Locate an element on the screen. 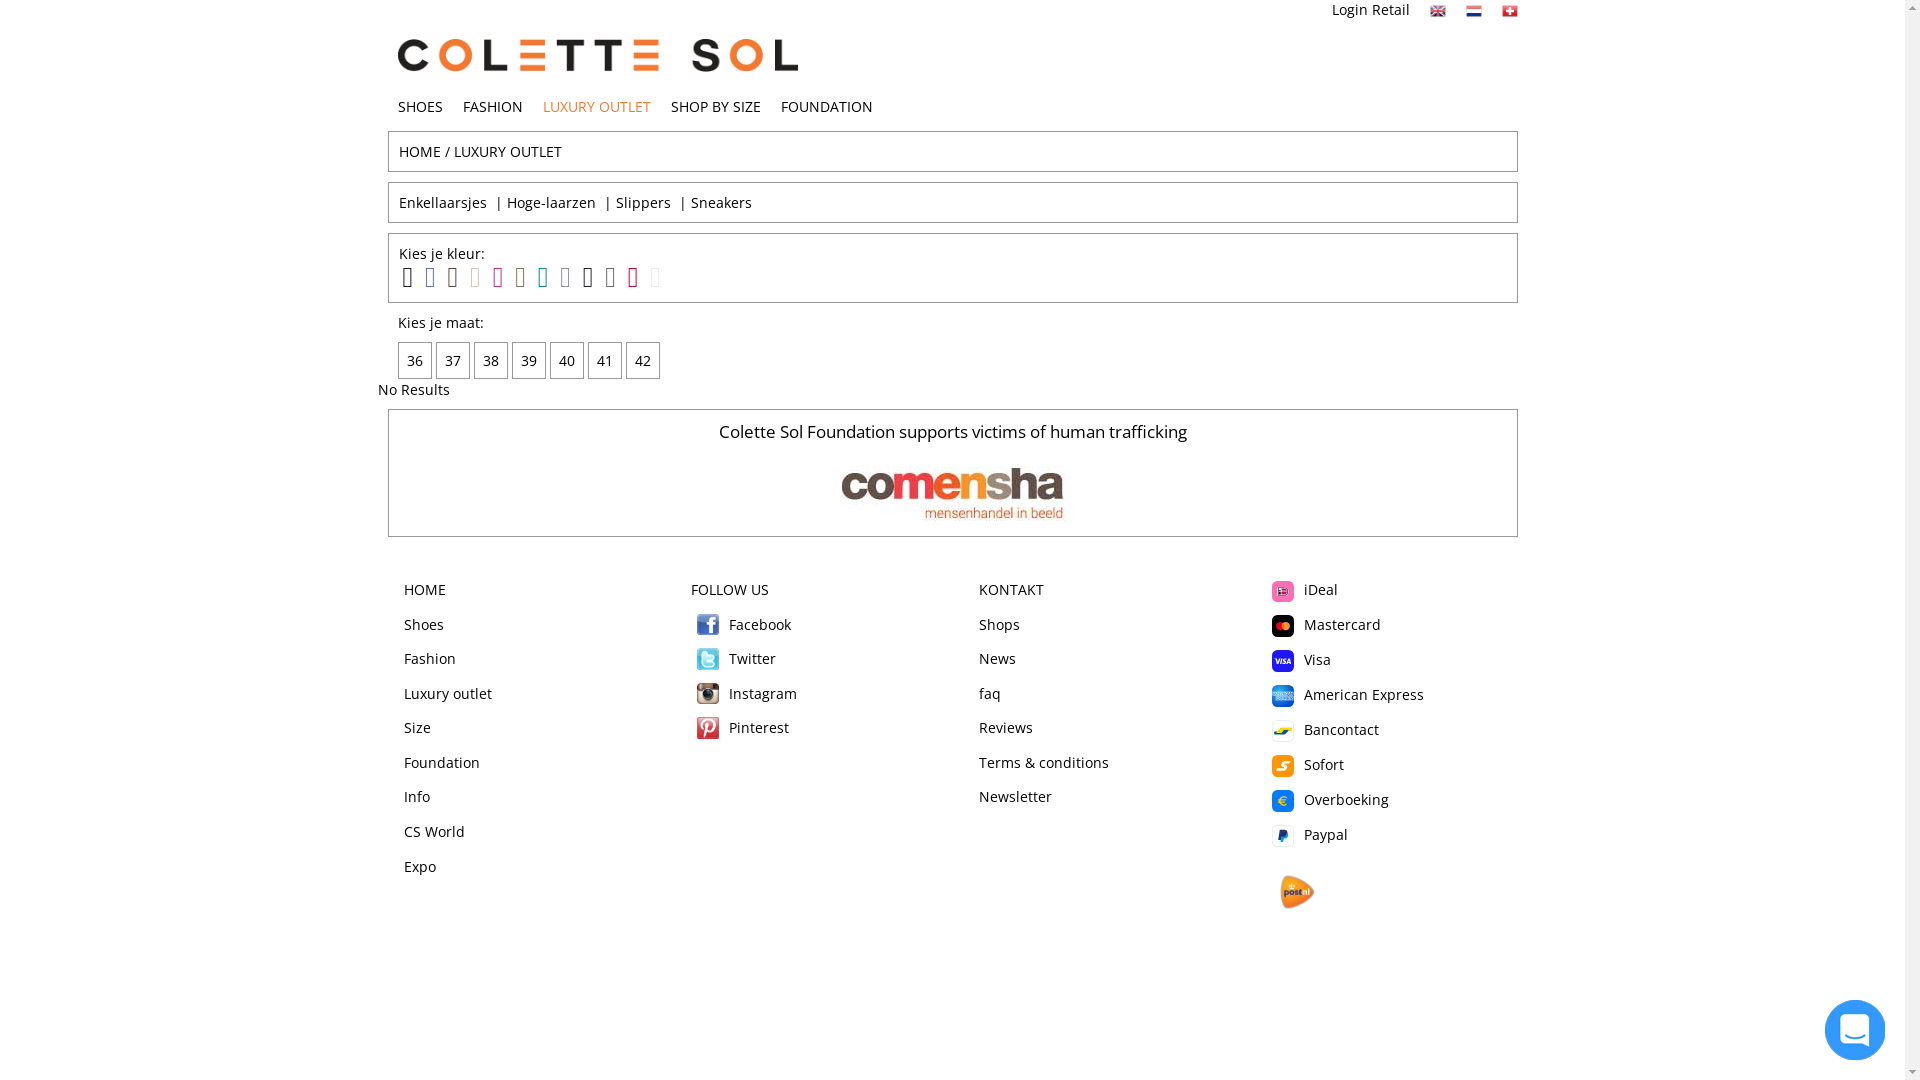  'Slippers' is located at coordinates (614, 202).